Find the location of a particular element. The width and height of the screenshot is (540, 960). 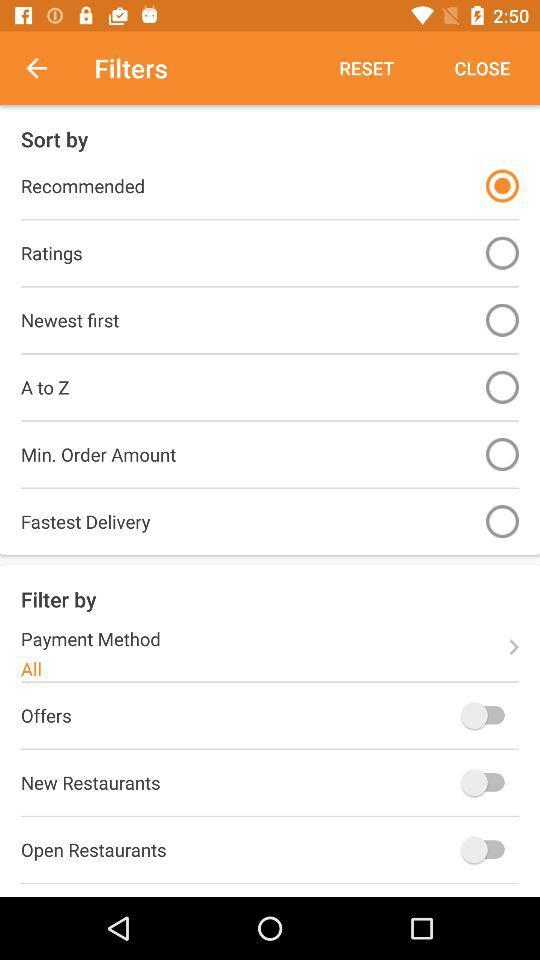

item above the sort by item is located at coordinates (47, 68).